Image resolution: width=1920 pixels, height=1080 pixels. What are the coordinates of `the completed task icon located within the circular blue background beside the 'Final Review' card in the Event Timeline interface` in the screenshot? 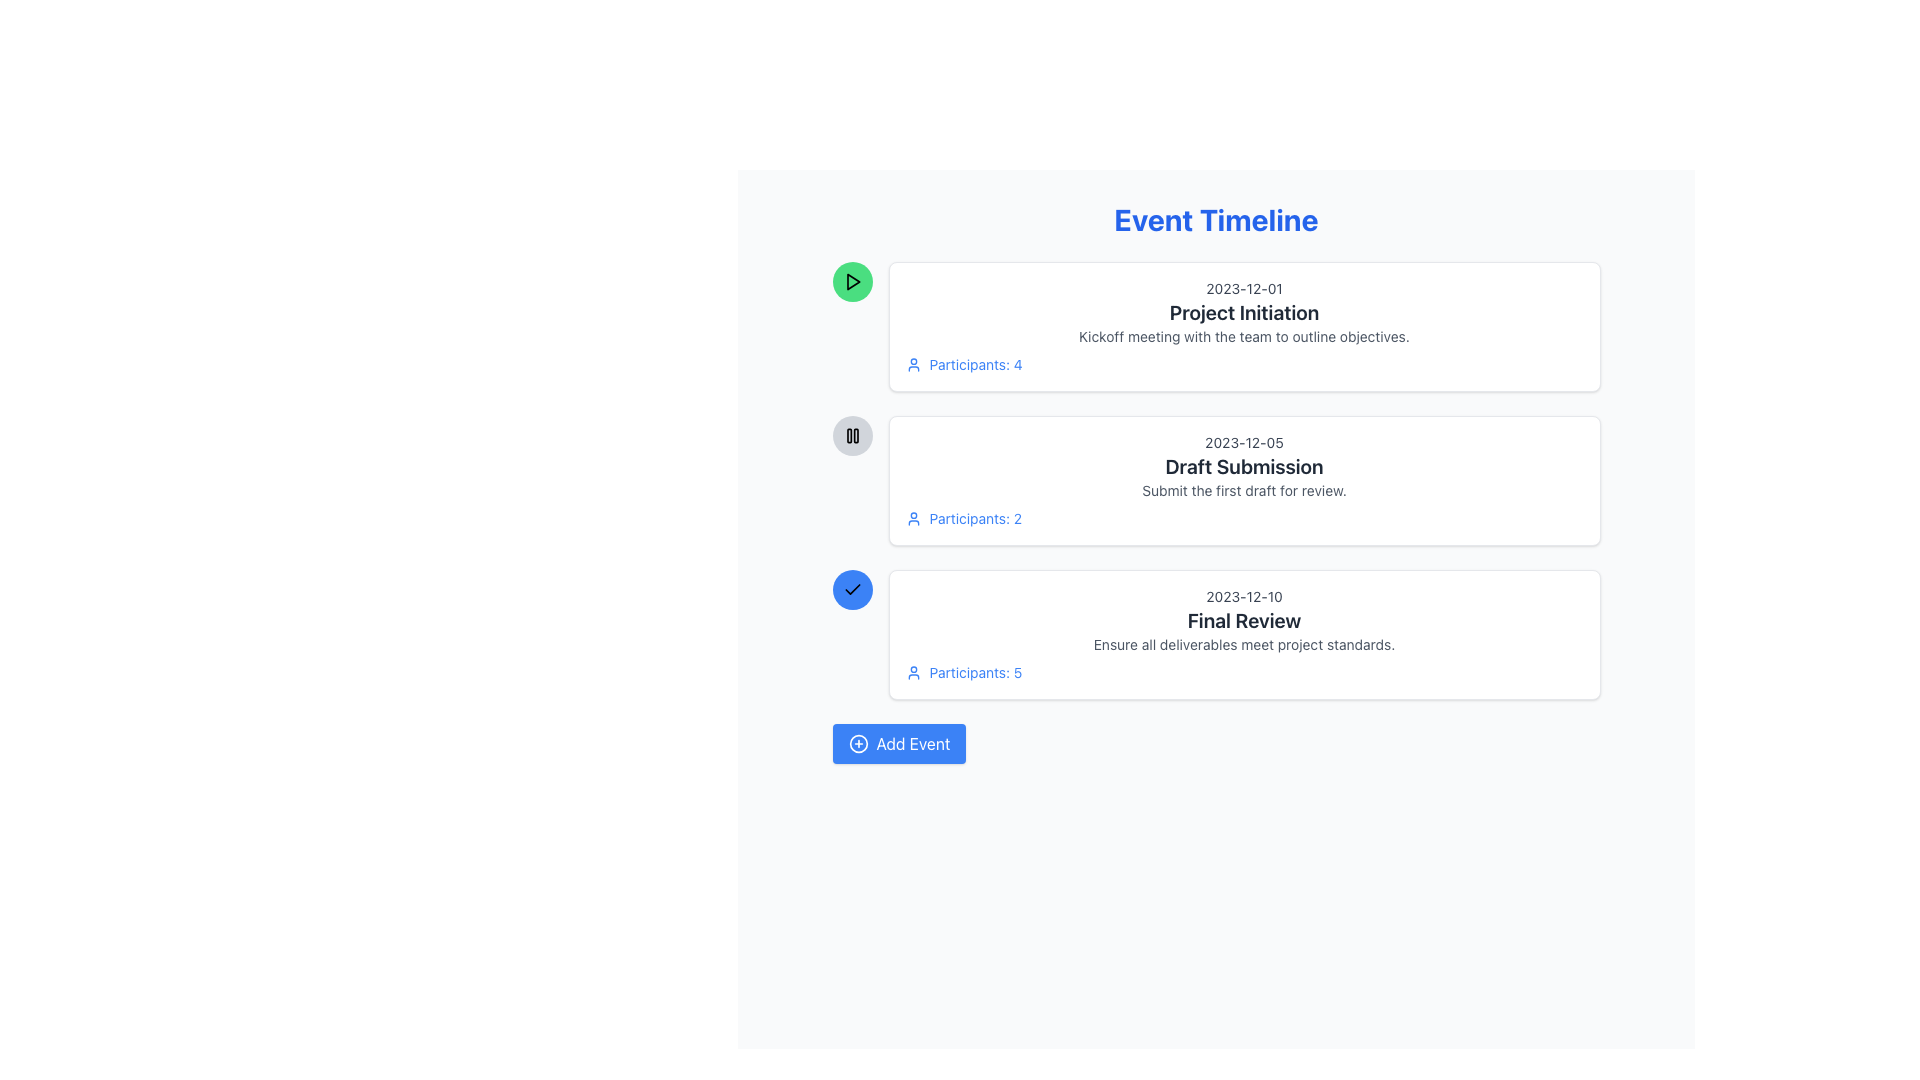 It's located at (852, 588).